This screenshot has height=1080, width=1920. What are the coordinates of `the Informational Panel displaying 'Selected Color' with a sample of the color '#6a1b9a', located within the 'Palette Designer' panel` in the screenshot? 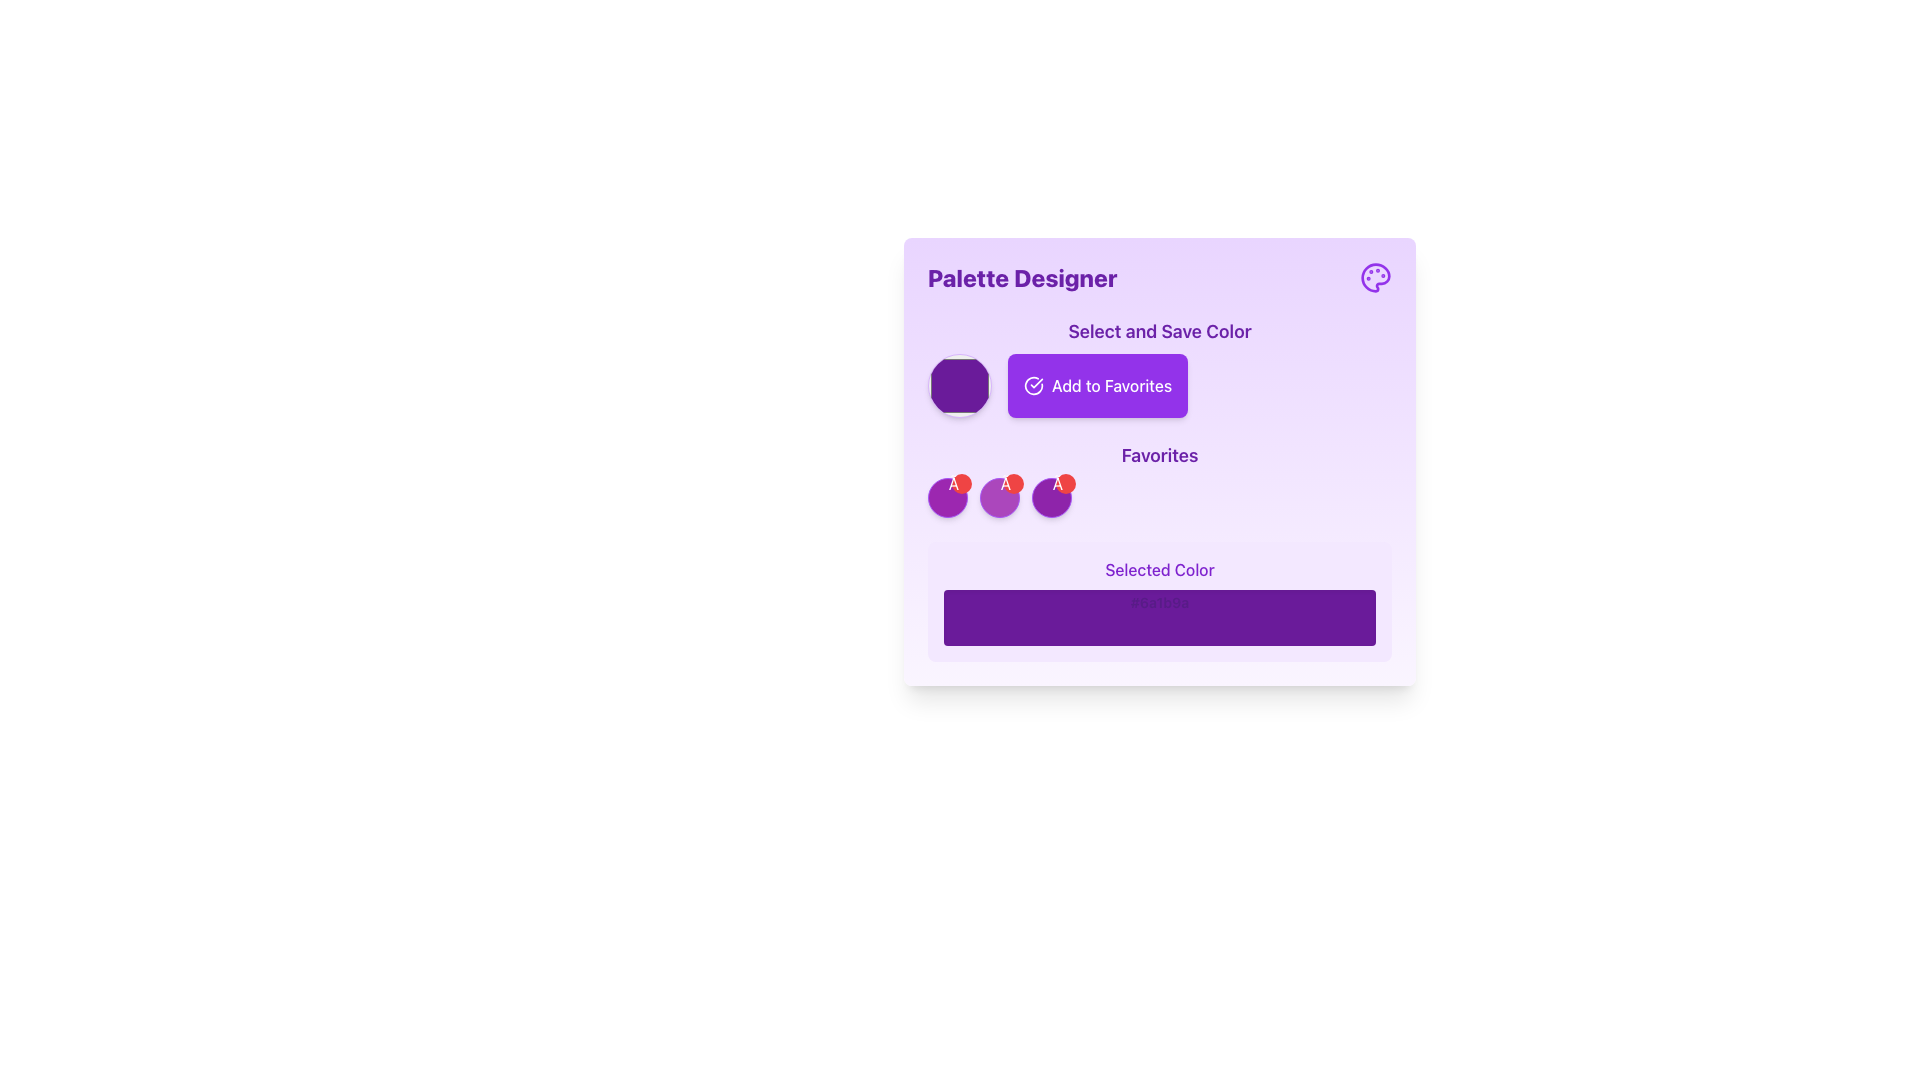 It's located at (1160, 600).